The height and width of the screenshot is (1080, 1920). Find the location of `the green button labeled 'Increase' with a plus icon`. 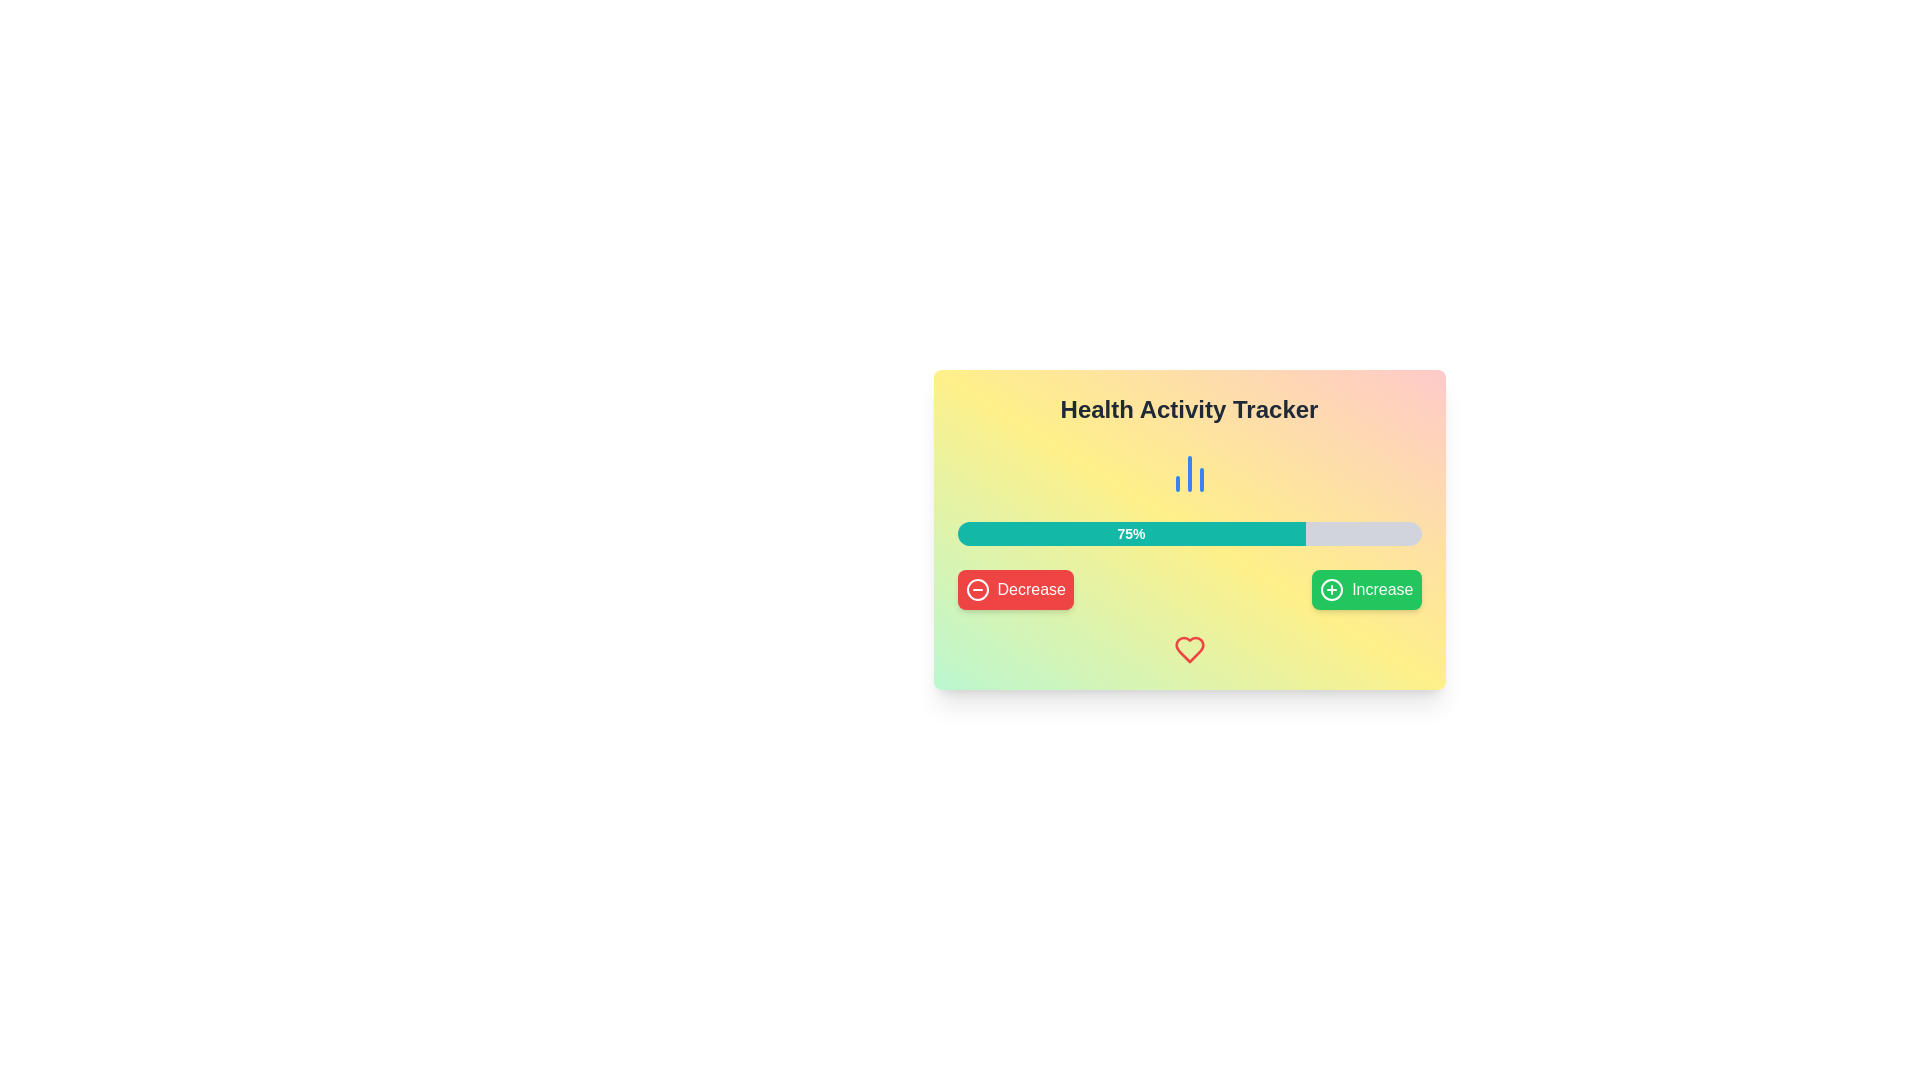

the green button labeled 'Increase' with a plus icon is located at coordinates (1365, 589).